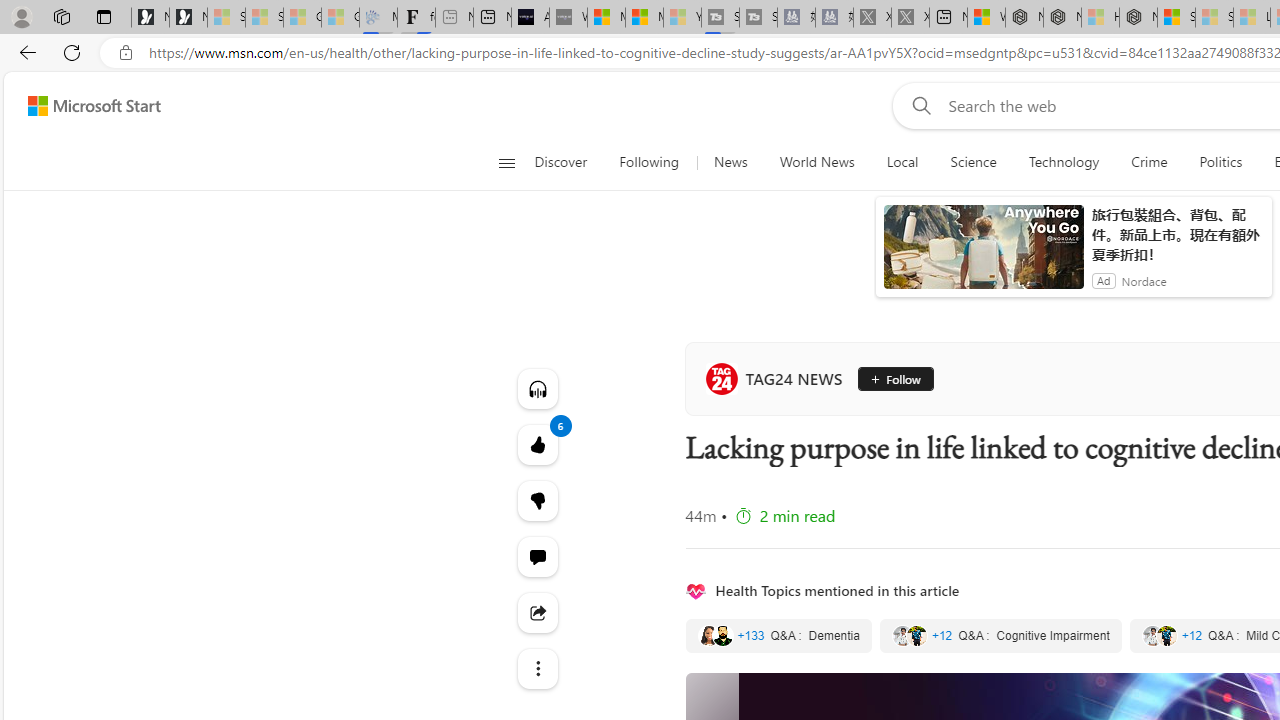 Image resolution: width=1280 pixels, height=720 pixels. Describe the element at coordinates (901, 162) in the screenshot. I see `'Local'` at that location.